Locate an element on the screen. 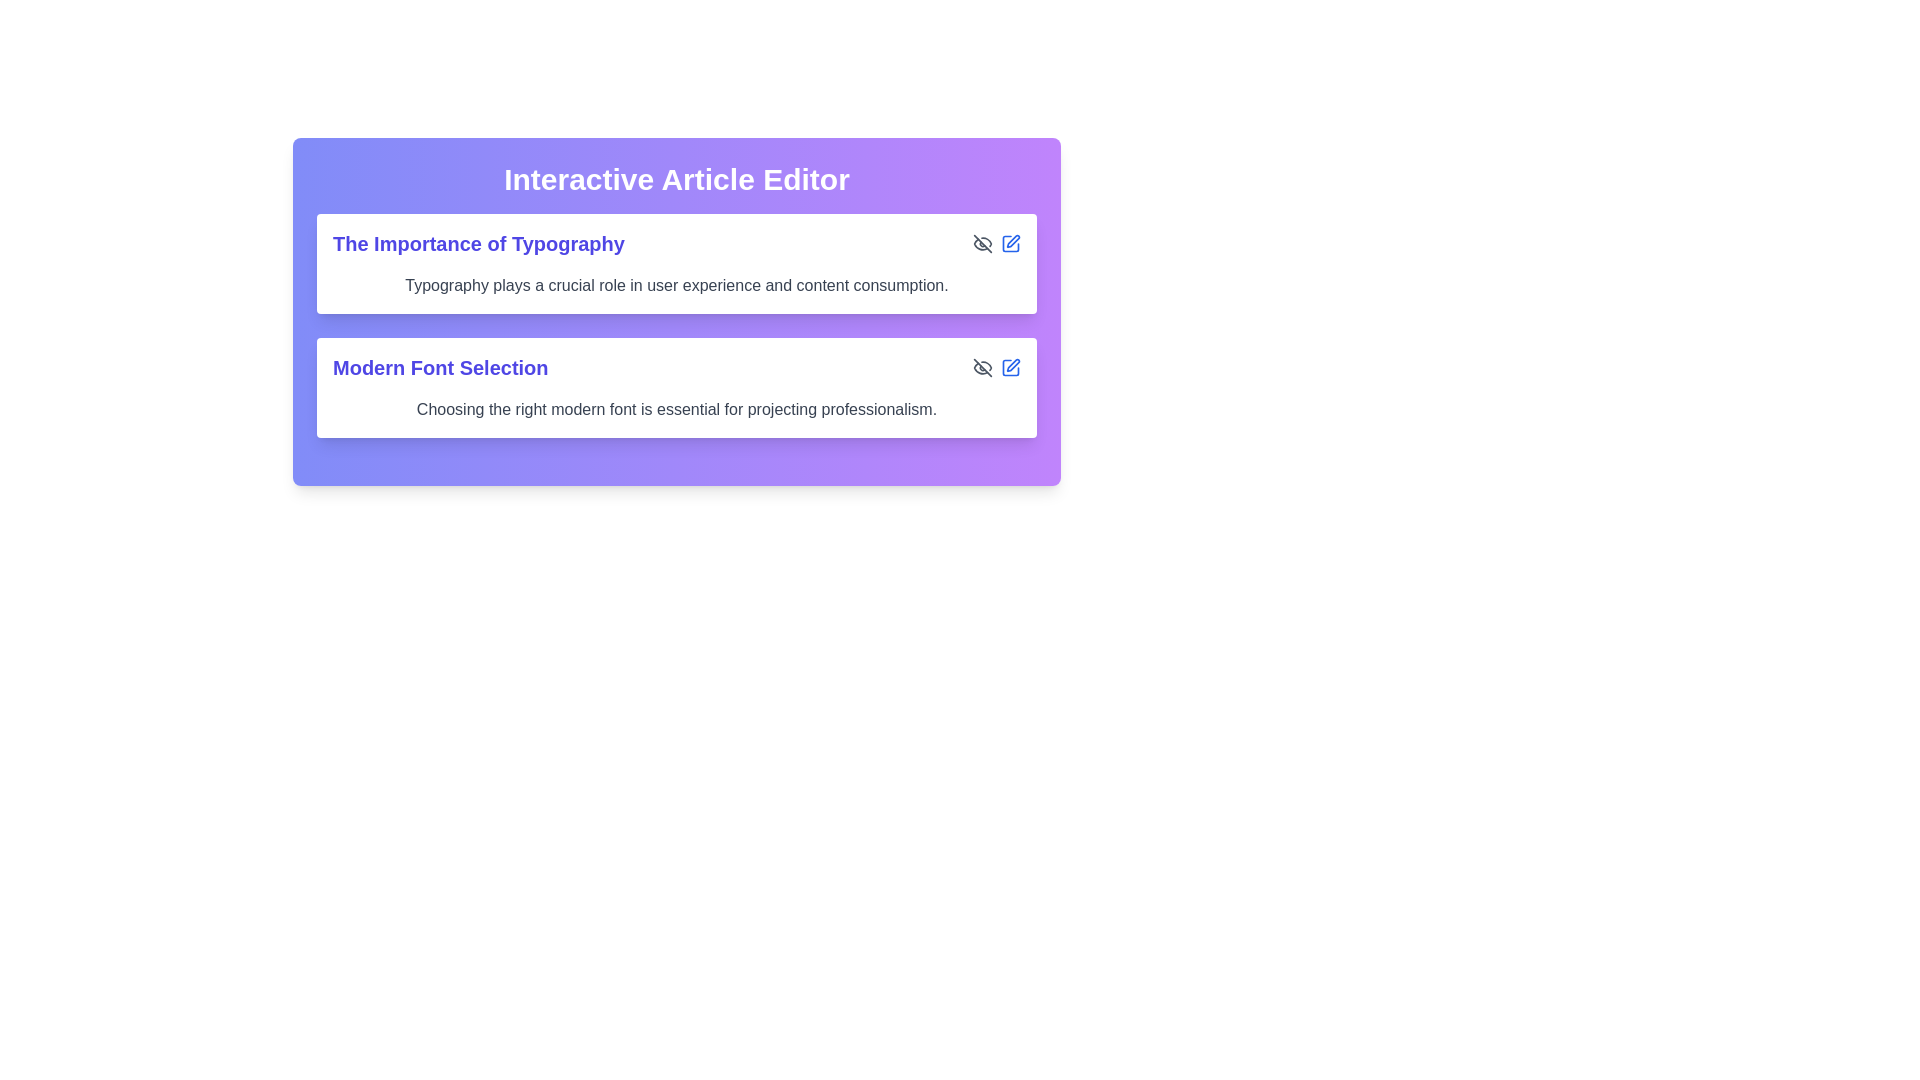  the paragraph text 'Typography plays a crucial role in user experience and content consumption.' from the text content block titled 'The Importance of Typography' for copying is located at coordinates (676, 262).